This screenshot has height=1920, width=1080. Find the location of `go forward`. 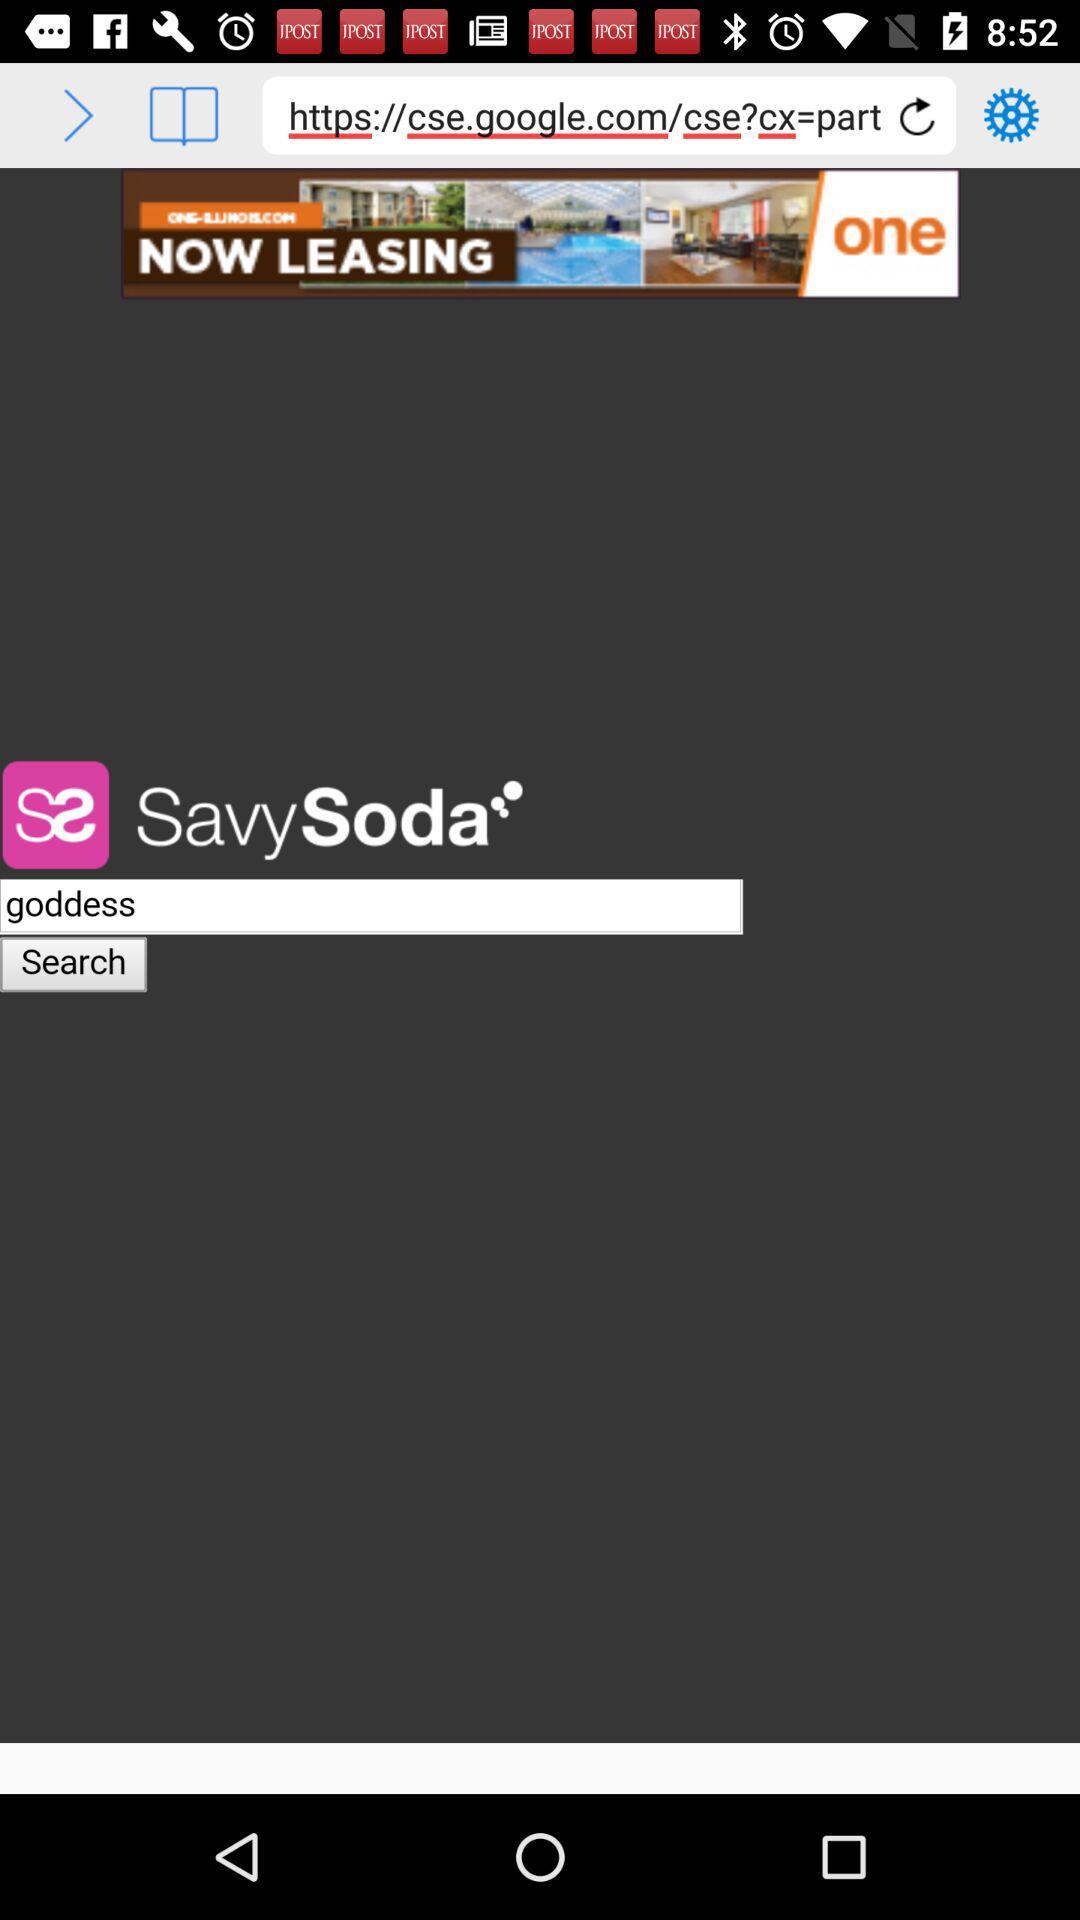

go forward is located at coordinates (77, 114).